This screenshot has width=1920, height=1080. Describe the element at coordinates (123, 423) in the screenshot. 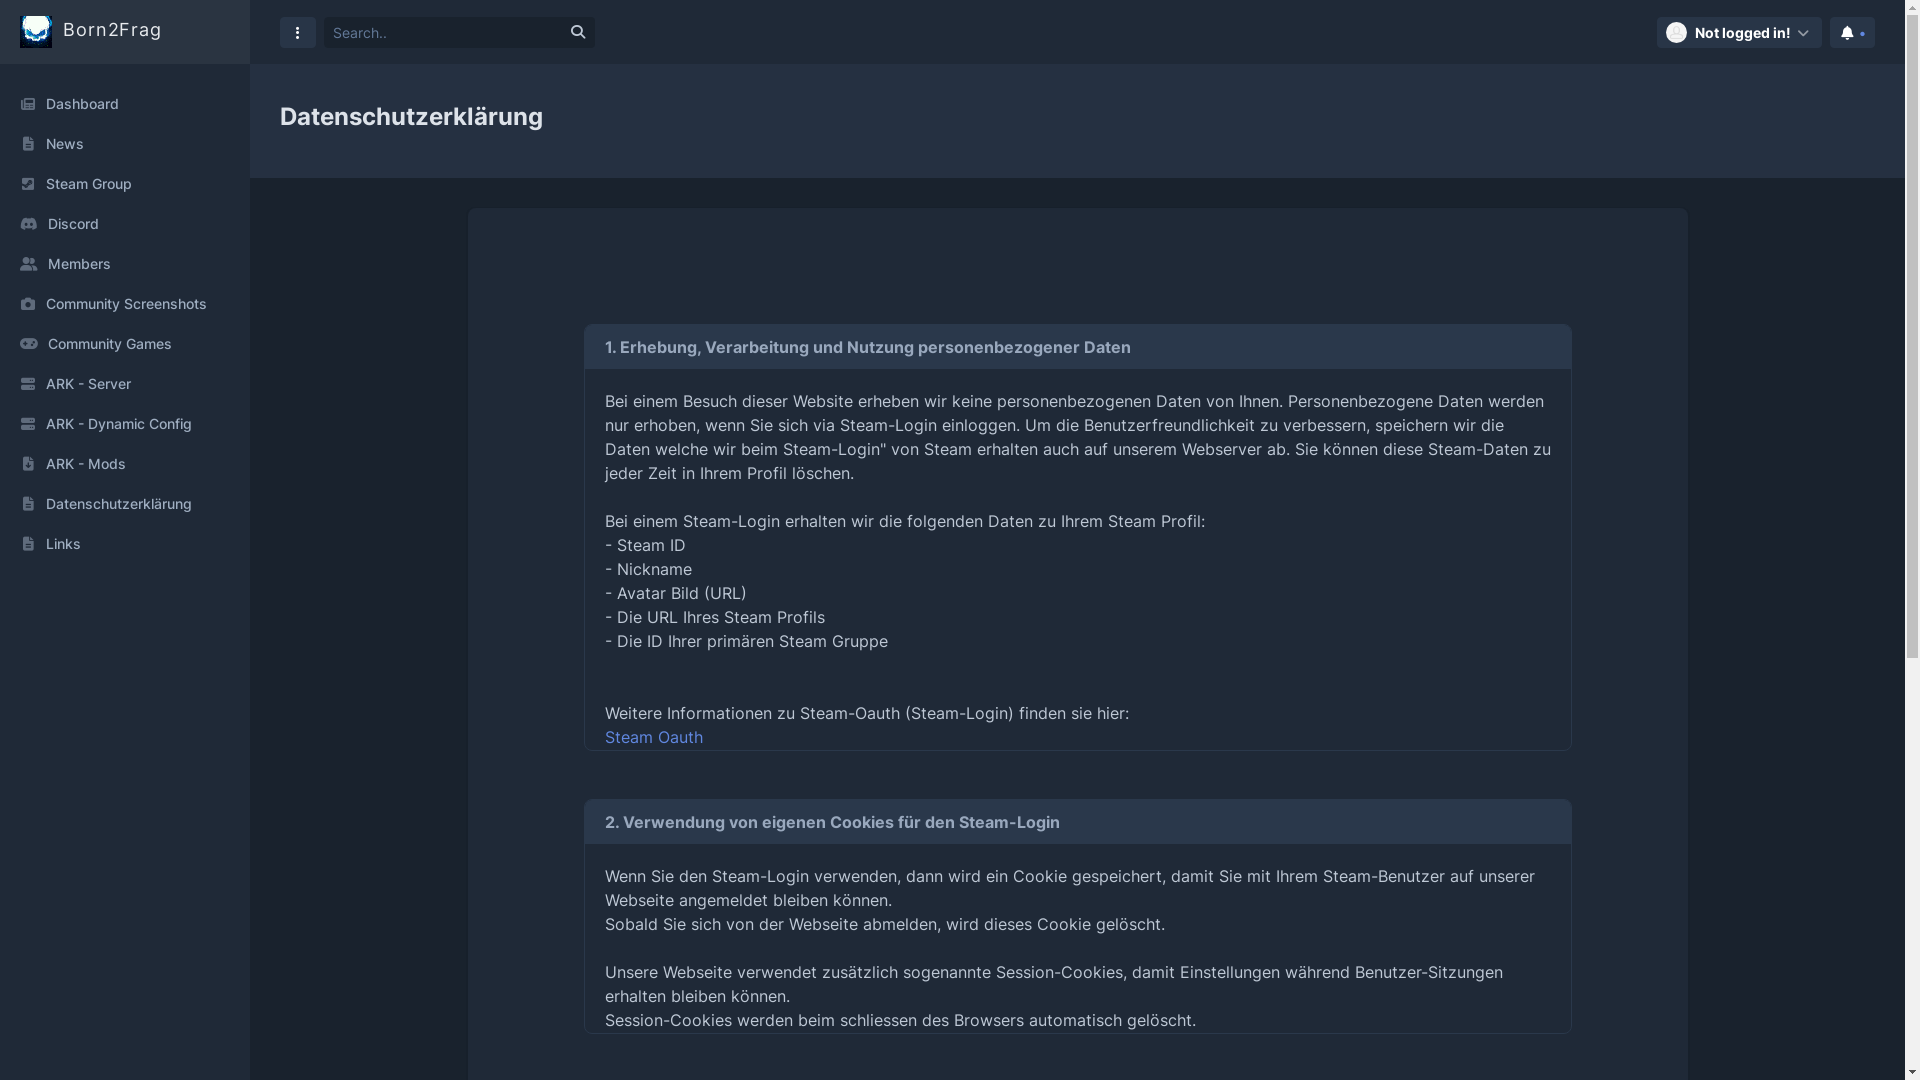

I see `'ARK - Dynamic Config'` at that location.